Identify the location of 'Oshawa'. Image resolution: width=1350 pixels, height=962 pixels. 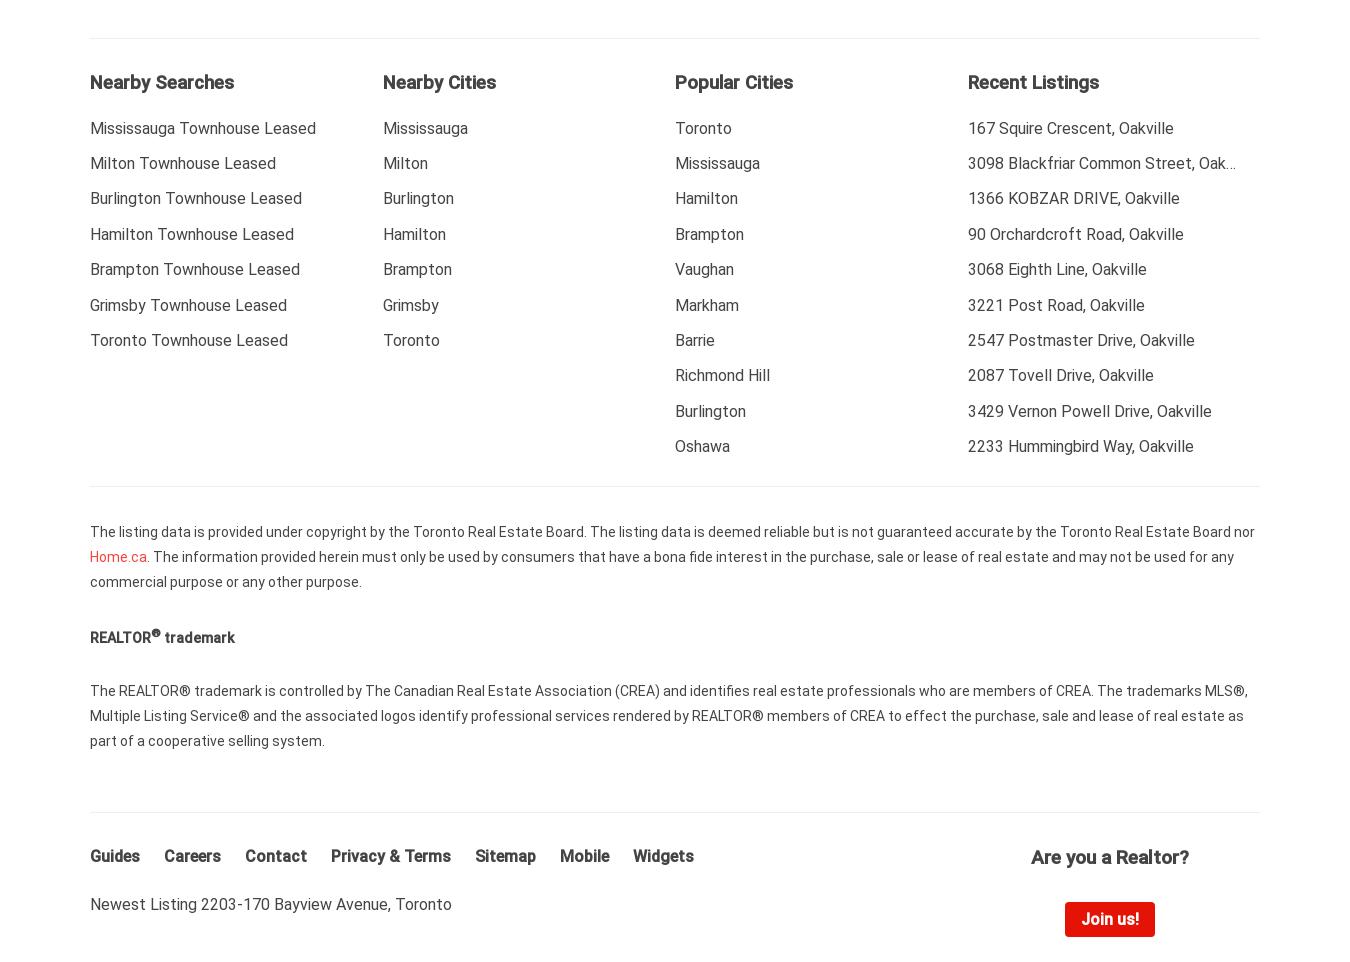
(701, 445).